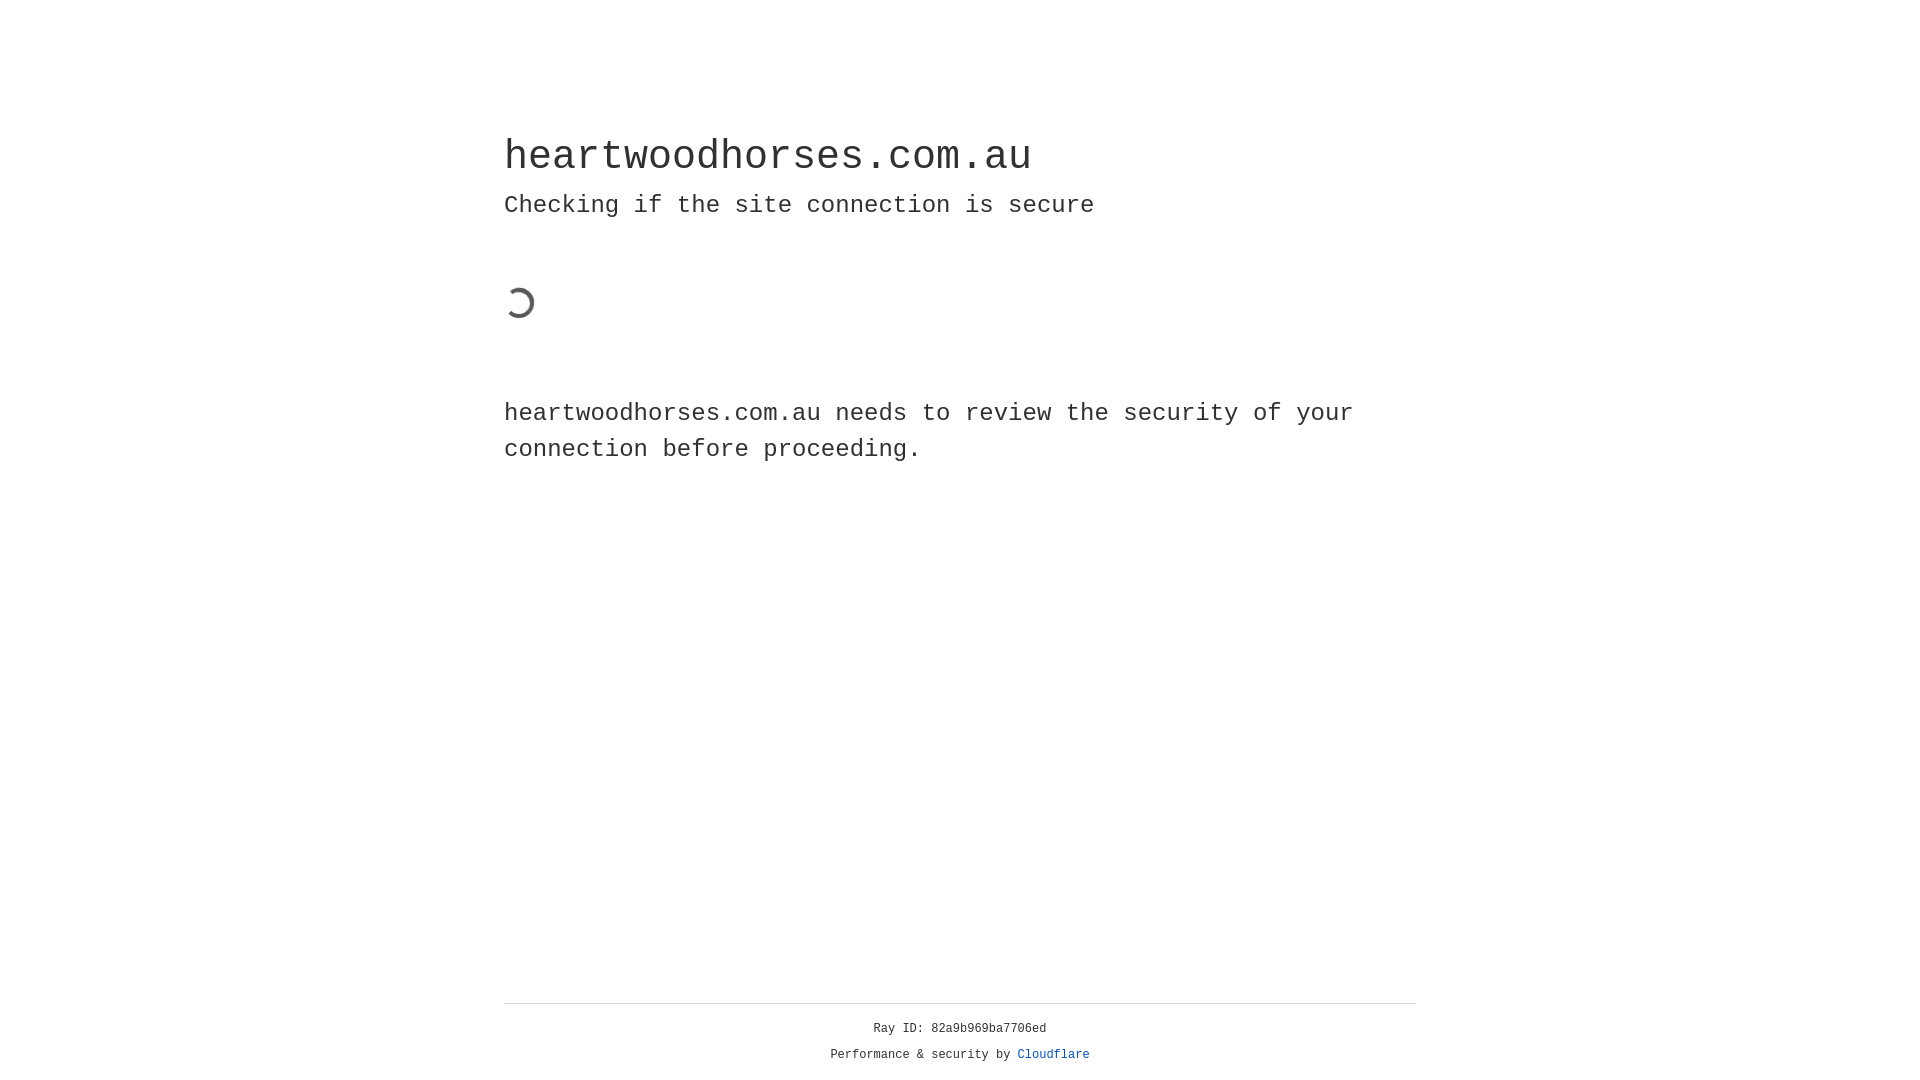  What do you see at coordinates (1053, 1054) in the screenshot?
I see `'Cloudflare'` at bounding box center [1053, 1054].